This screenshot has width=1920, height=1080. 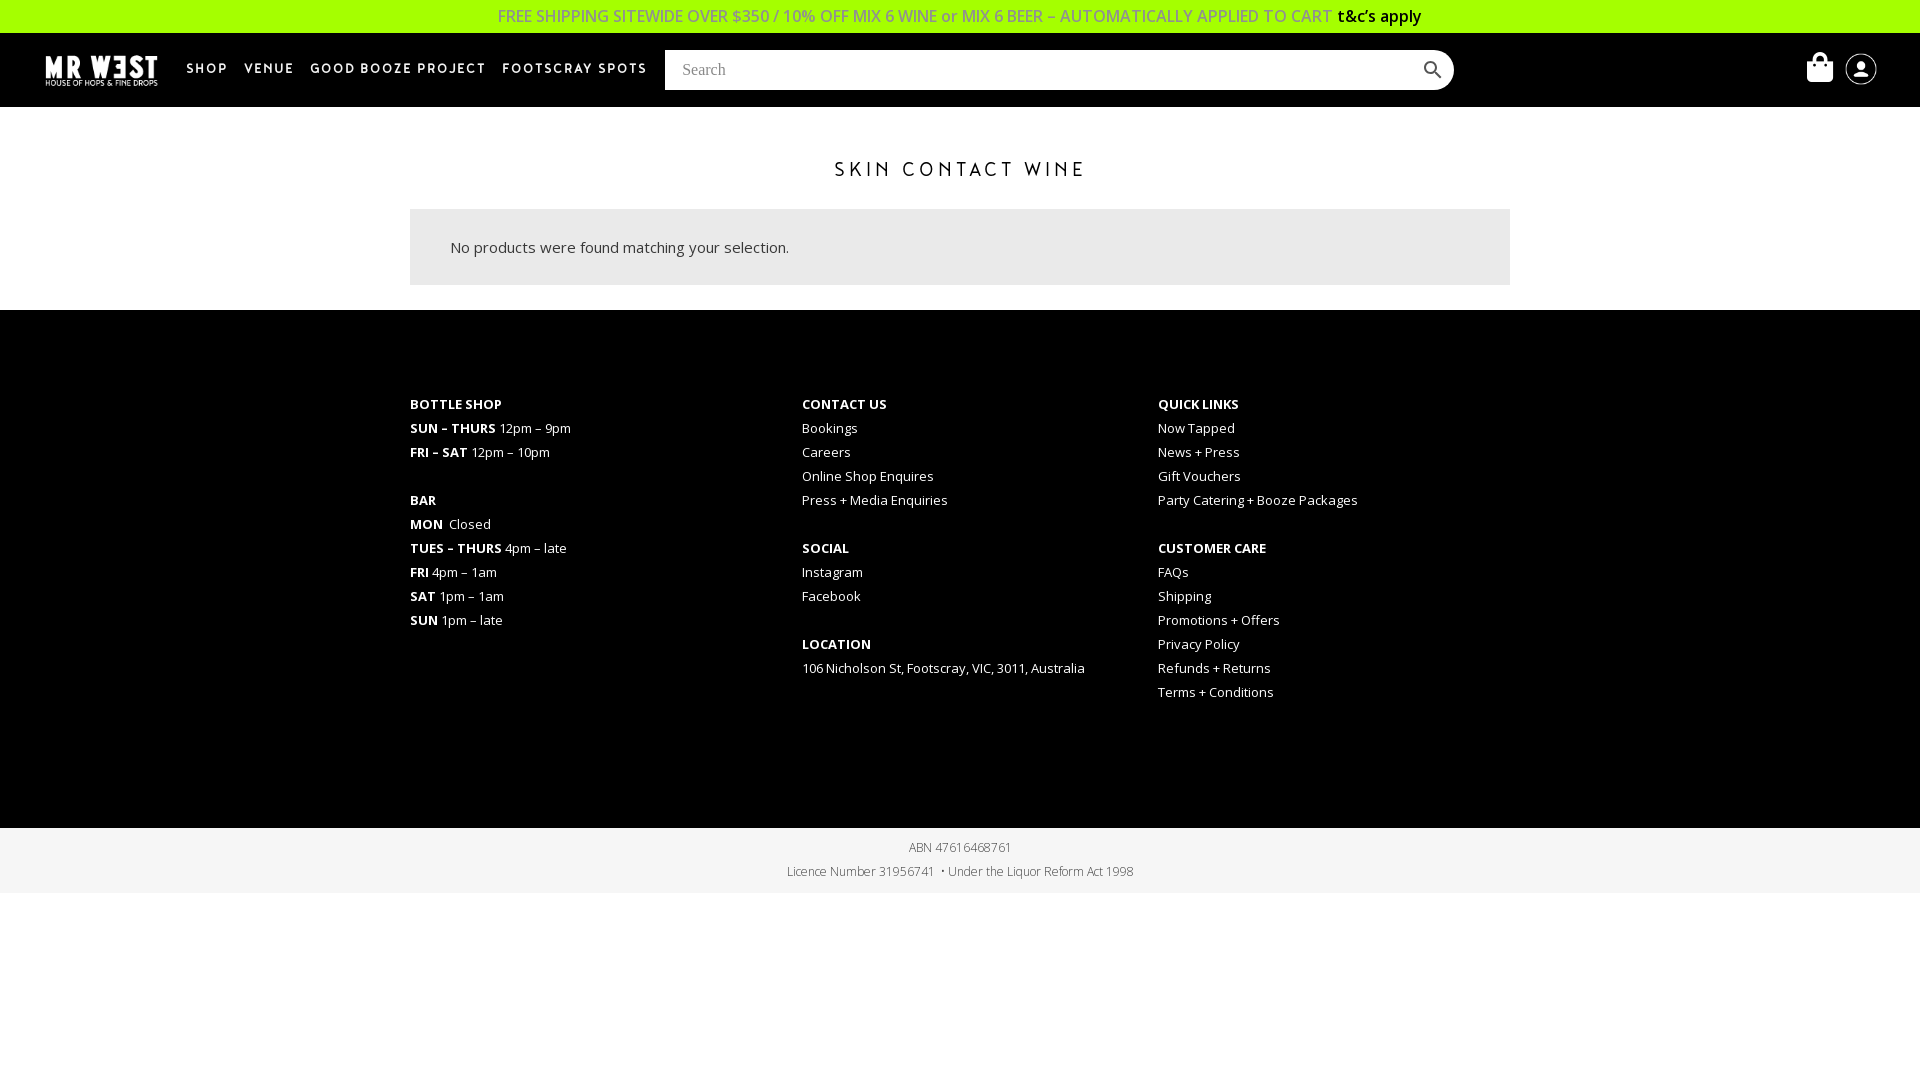 I want to click on 'My Cart', so click(x=1824, y=66).